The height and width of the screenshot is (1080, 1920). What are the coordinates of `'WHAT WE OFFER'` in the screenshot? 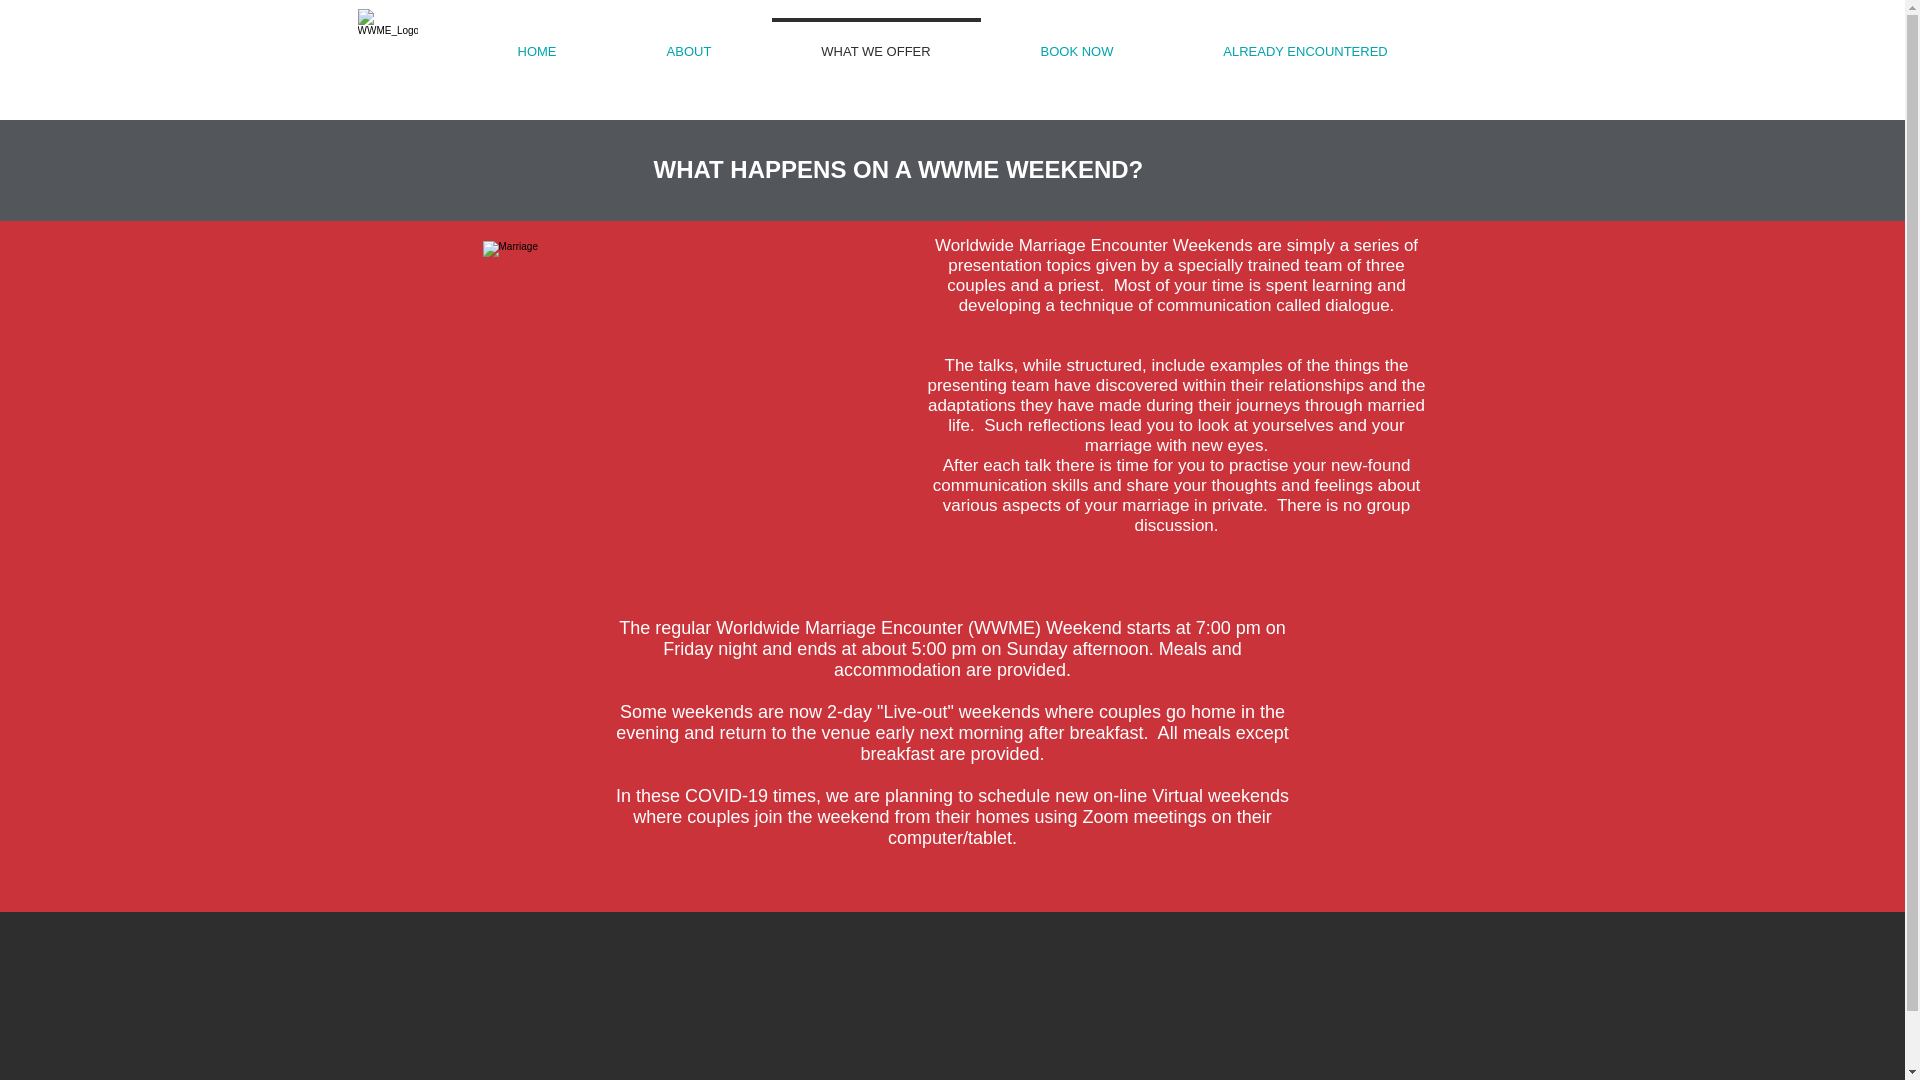 It's located at (875, 42).